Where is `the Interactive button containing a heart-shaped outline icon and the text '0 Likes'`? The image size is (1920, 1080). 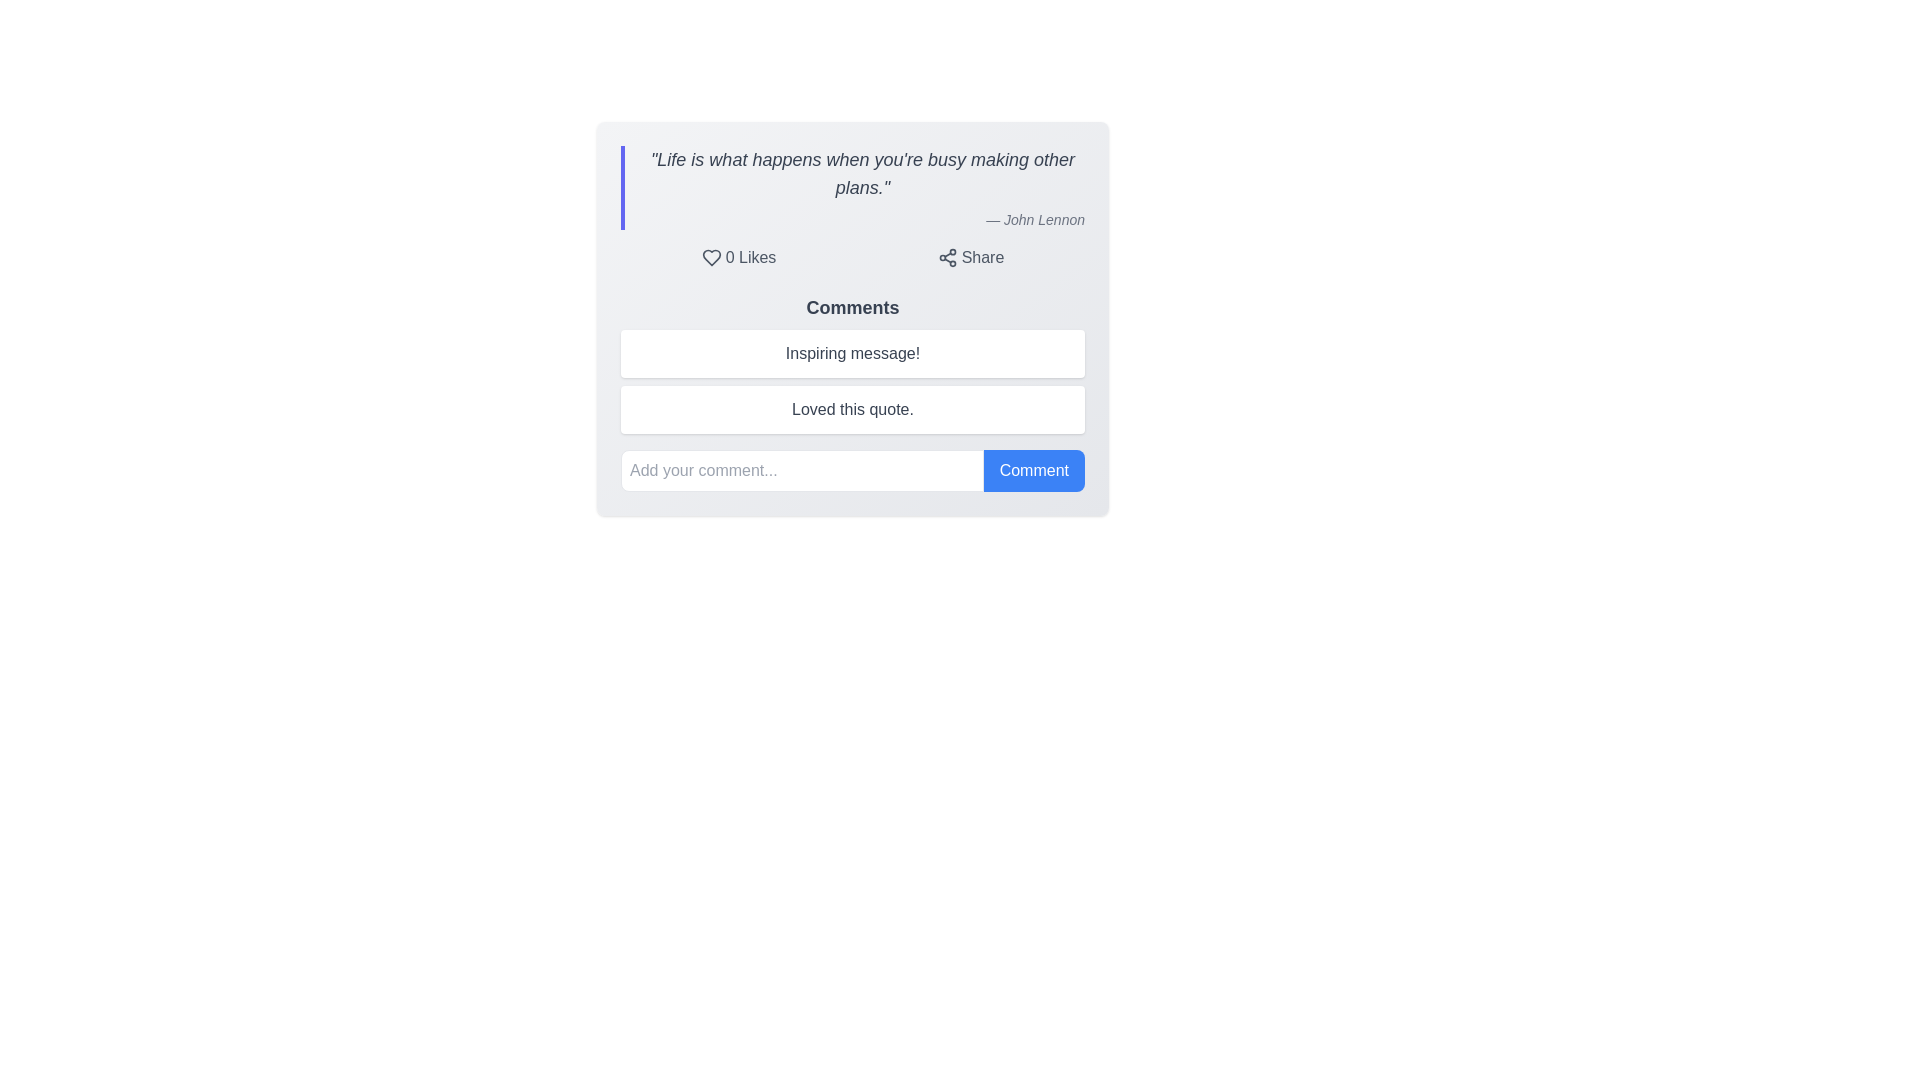 the Interactive button containing a heart-shaped outline icon and the text '0 Likes' is located at coordinates (738, 257).